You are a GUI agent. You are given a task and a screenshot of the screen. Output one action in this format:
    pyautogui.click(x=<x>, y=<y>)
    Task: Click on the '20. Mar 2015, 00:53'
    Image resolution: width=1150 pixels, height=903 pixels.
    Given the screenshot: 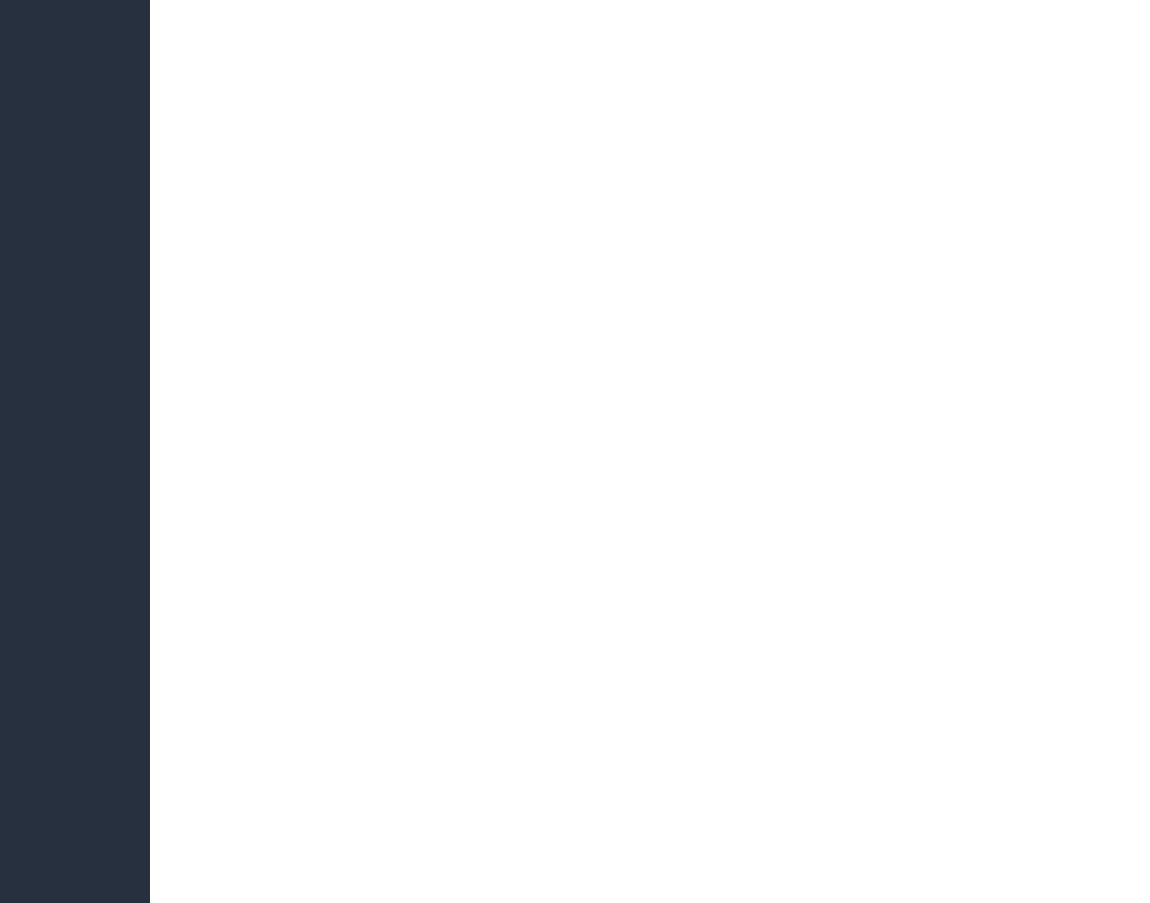 What is the action you would take?
    pyautogui.click(x=670, y=12)
    